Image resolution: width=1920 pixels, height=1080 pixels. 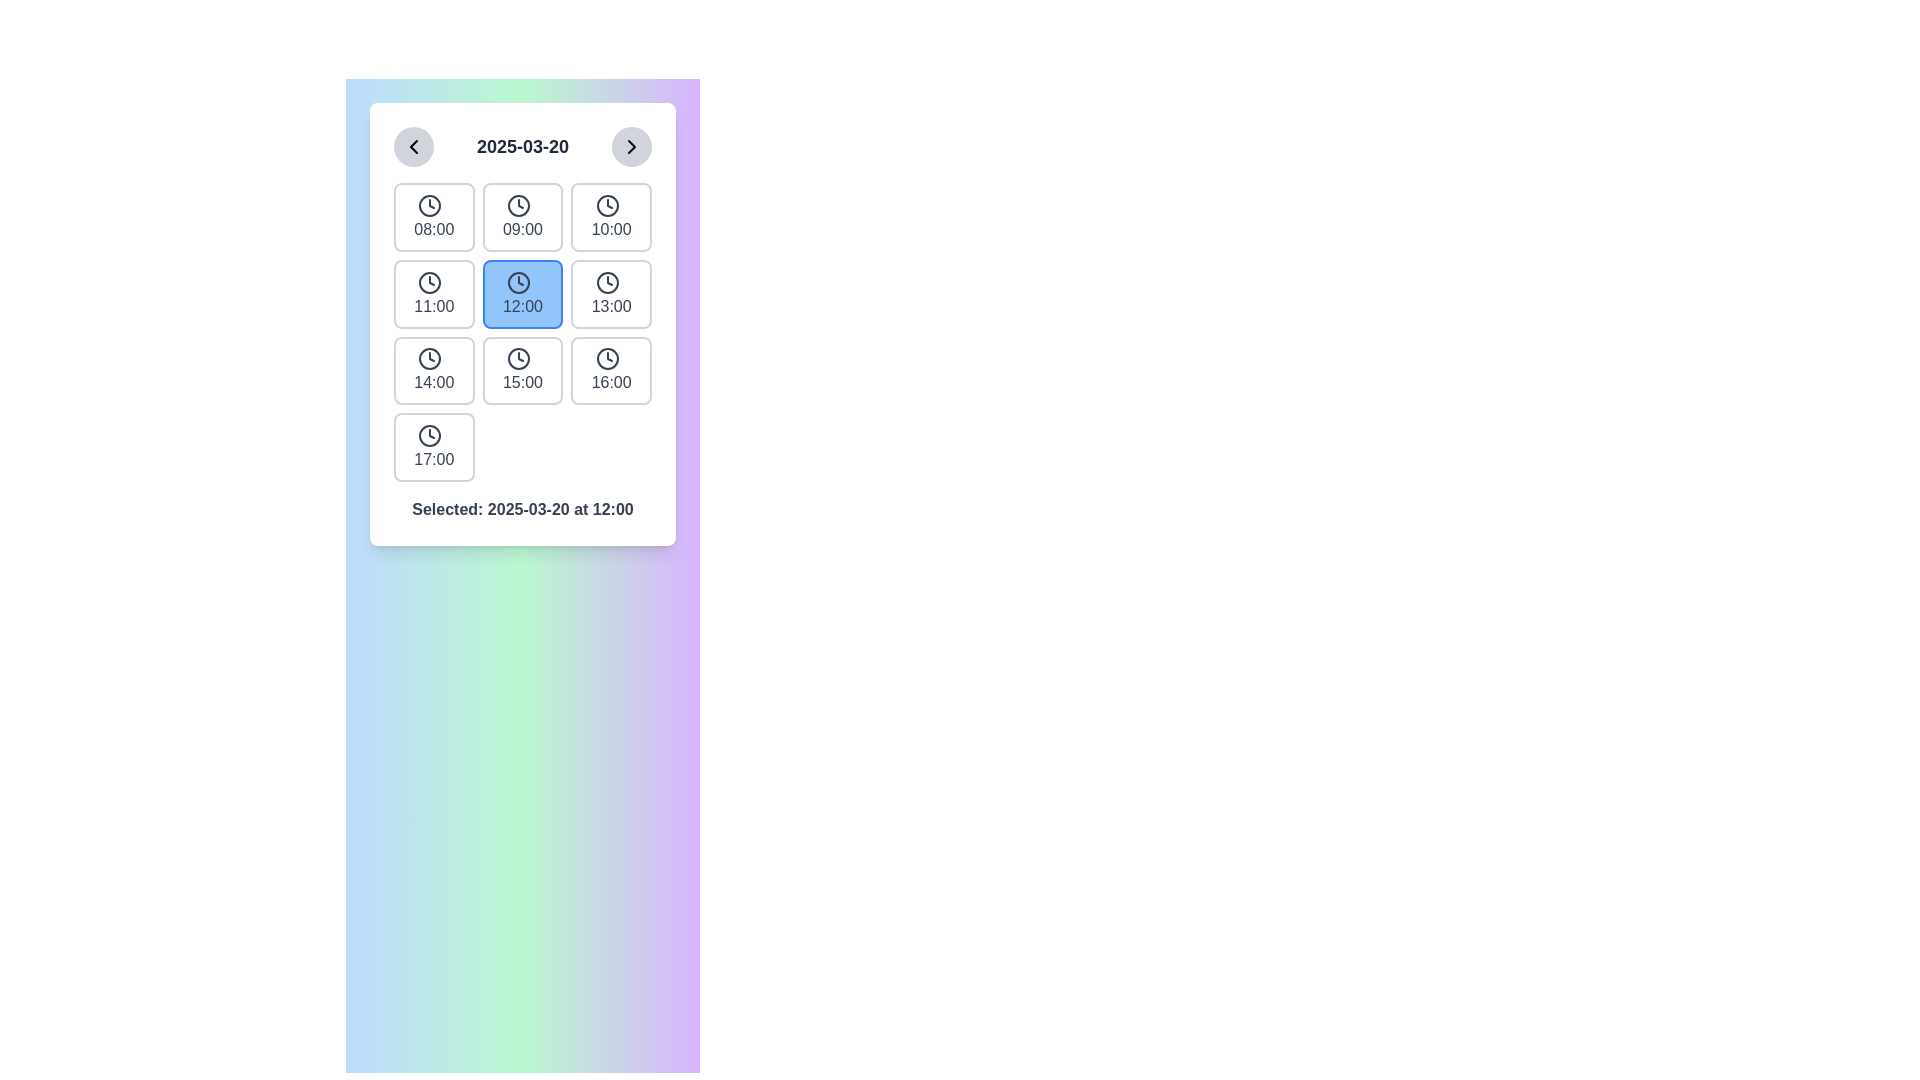 I want to click on the time slot button in the grid, so click(x=523, y=330).